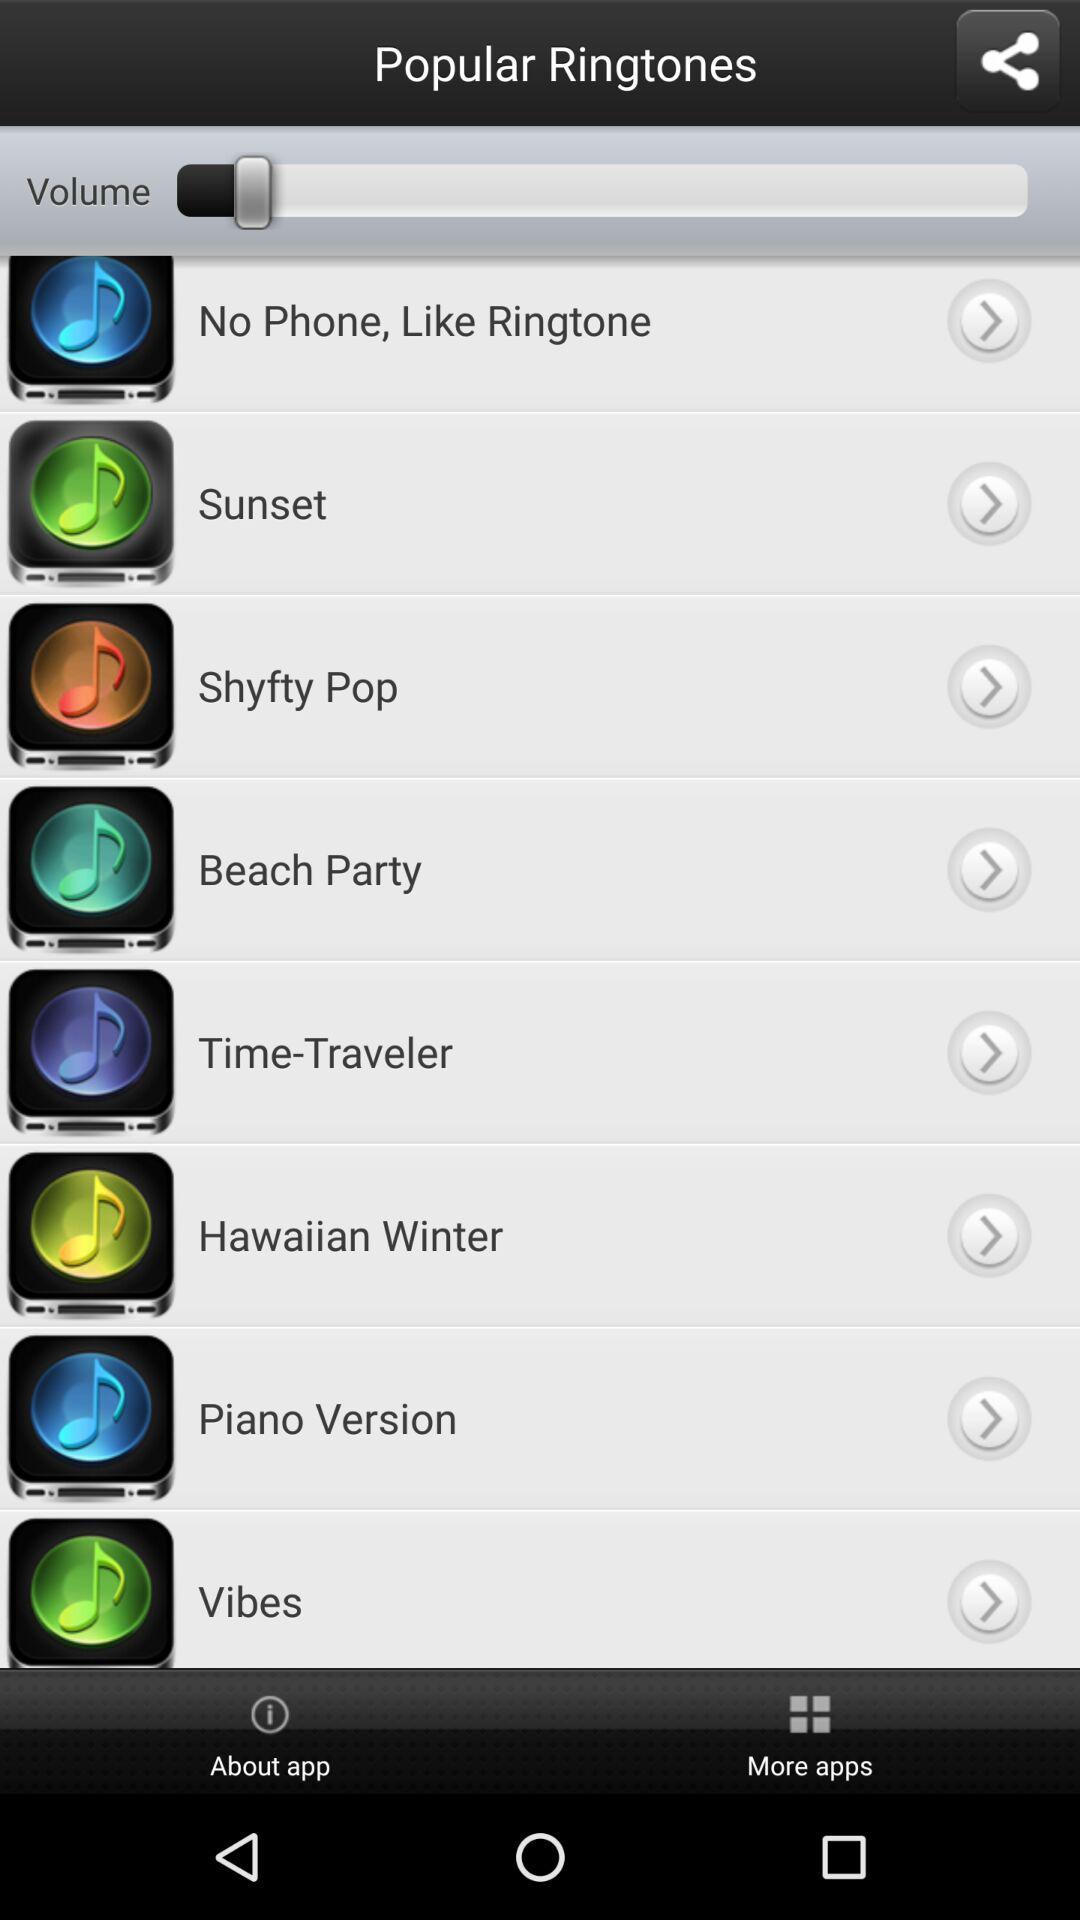 The width and height of the screenshot is (1080, 1920). Describe the element at coordinates (1007, 62) in the screenshot. I see `share` at that location.